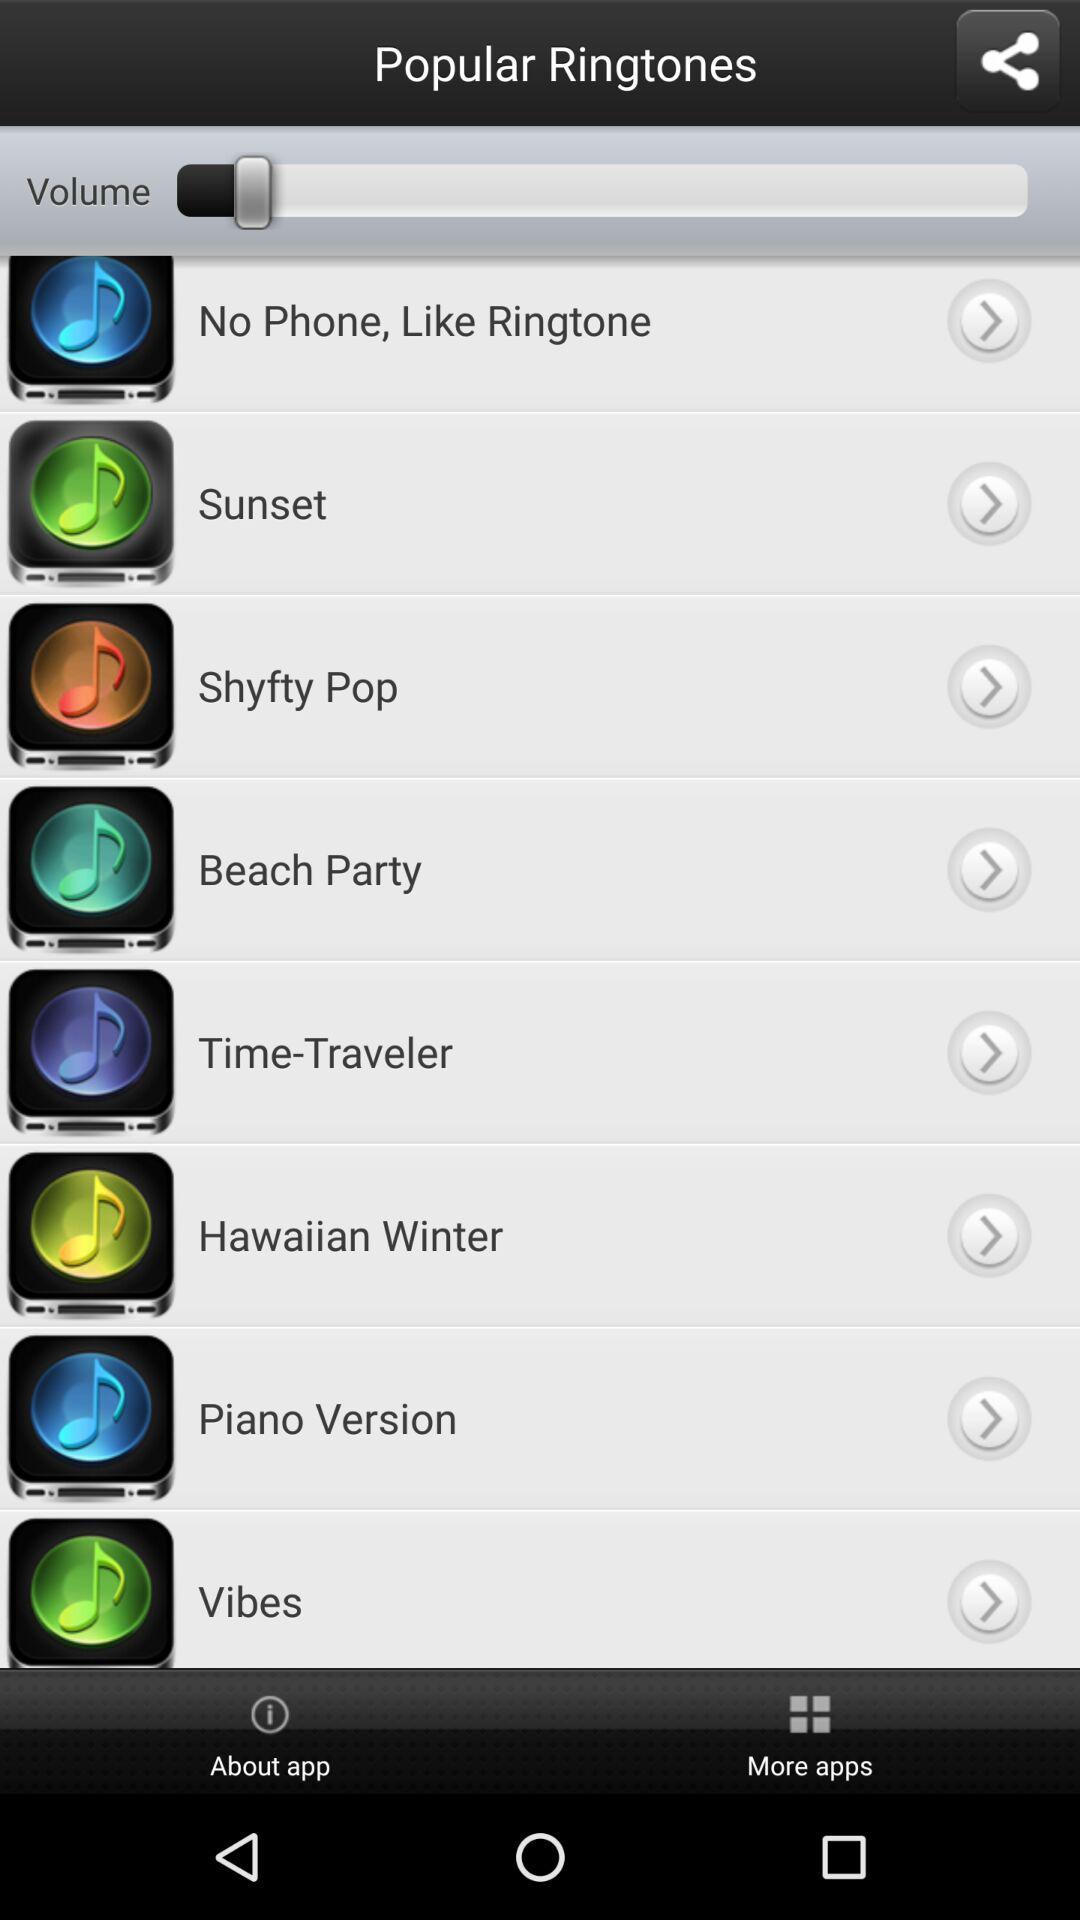 The width and height of the screenshot is (1080, 1920). Describe the element at coordinates (1007, 62) in the screenshot. I see `share` at that location.